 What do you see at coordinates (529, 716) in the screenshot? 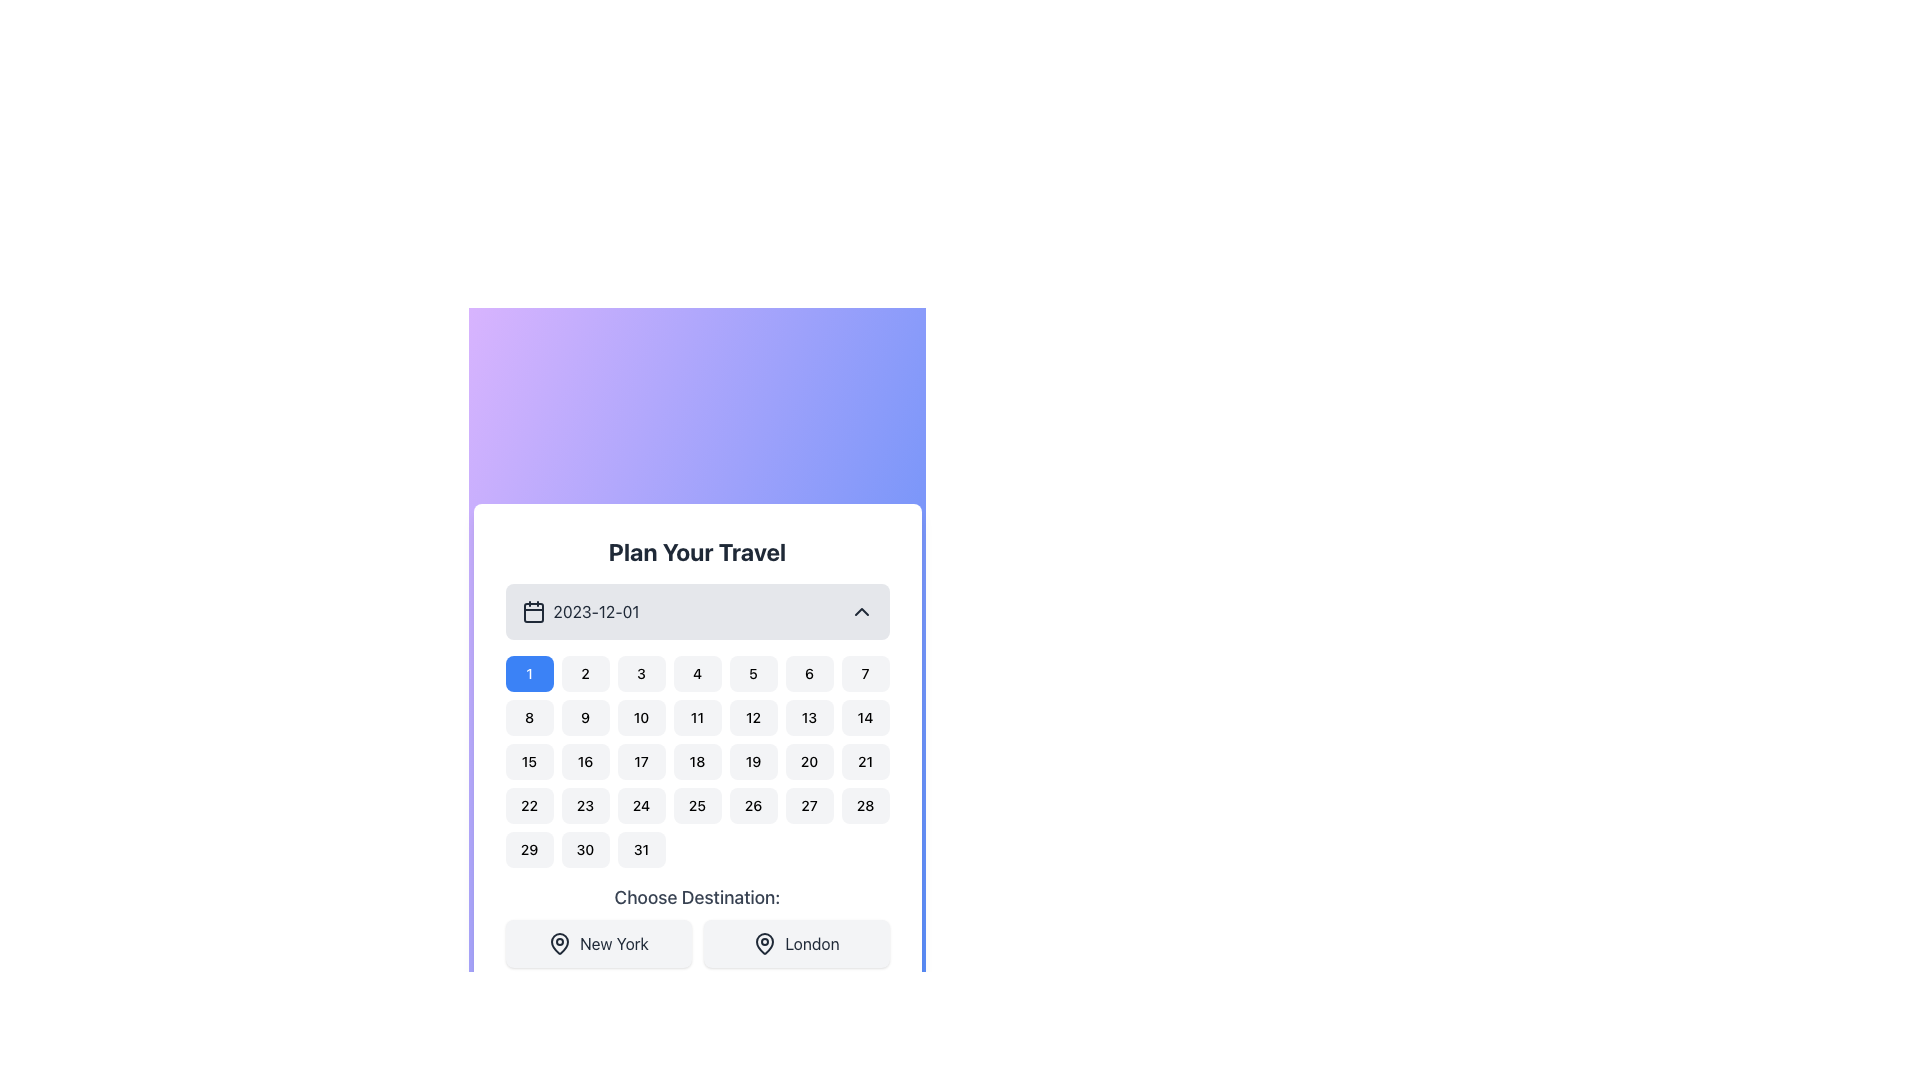
I see `the selectable day button for day 8 in the calendar interface` at bounding box center [529, 716].